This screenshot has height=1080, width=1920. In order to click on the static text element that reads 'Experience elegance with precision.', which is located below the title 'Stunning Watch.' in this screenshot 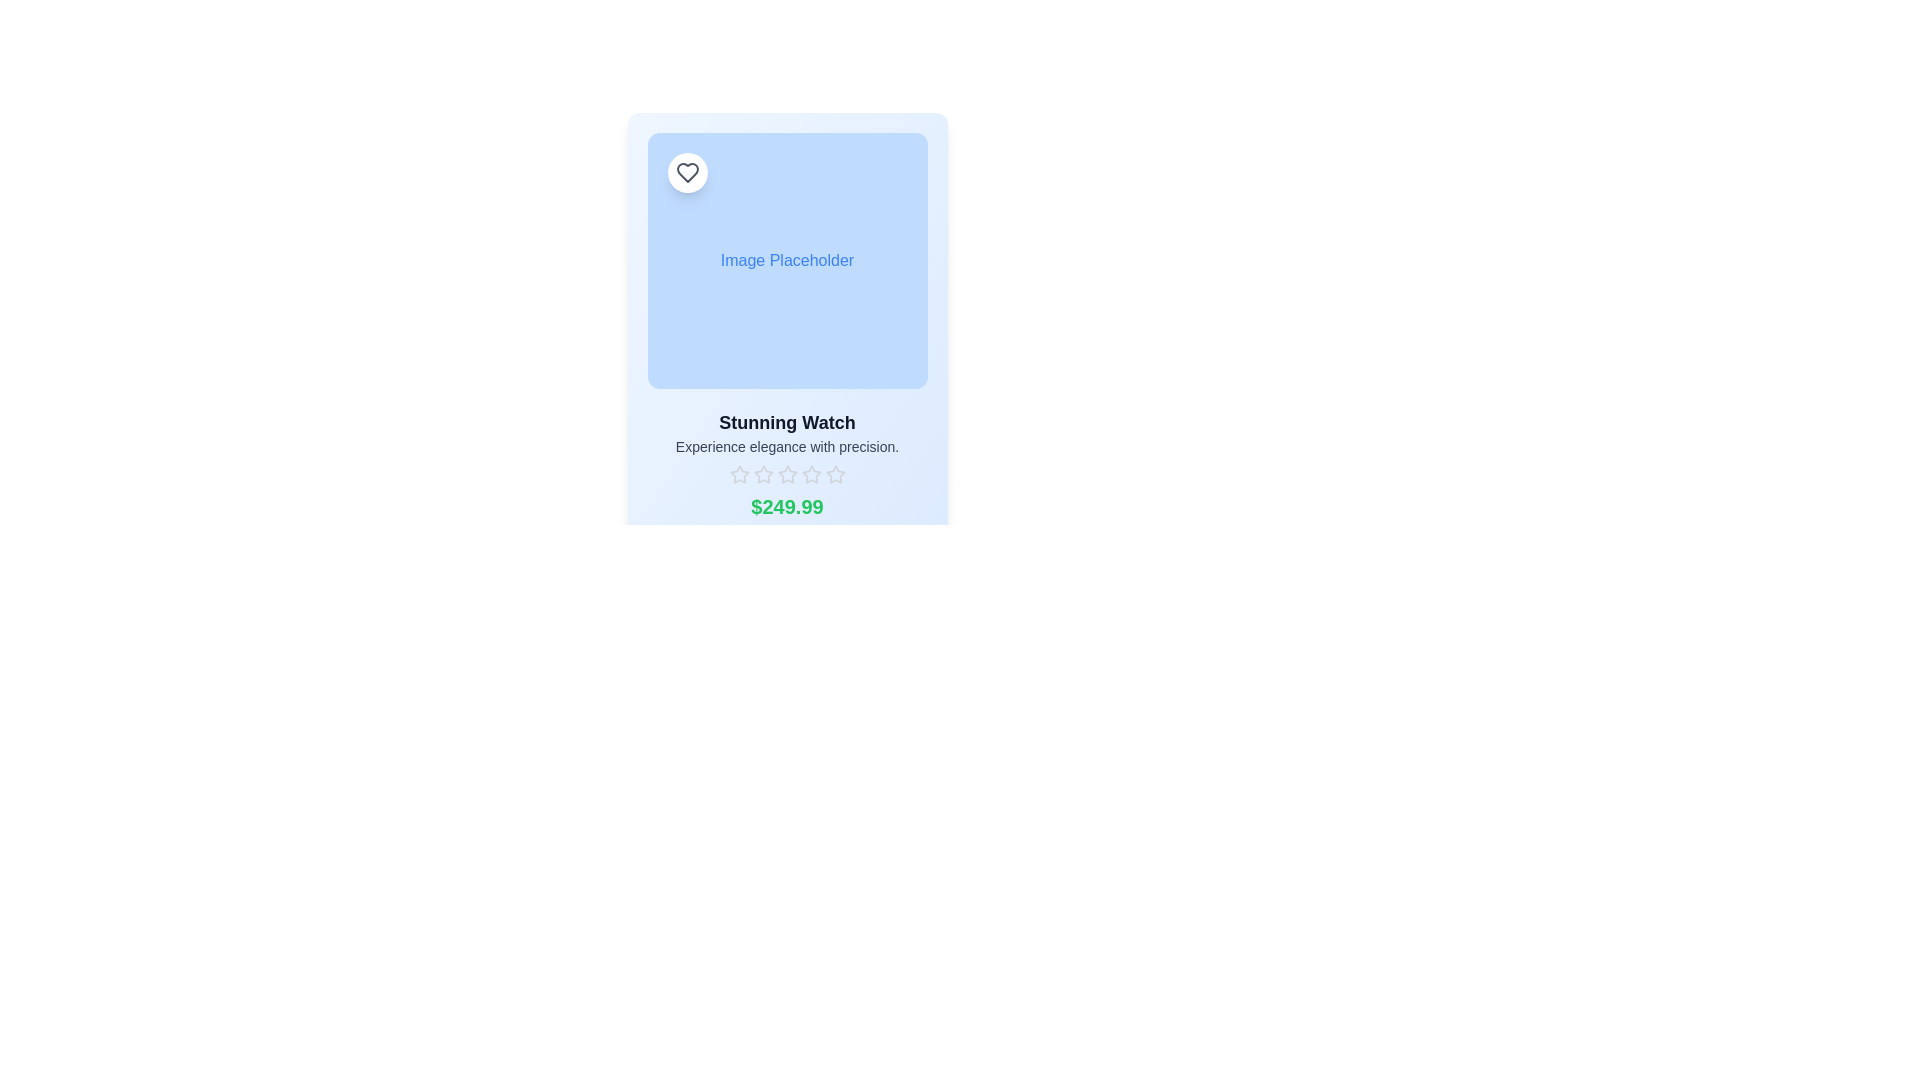, I will do `click(786, 446)`.